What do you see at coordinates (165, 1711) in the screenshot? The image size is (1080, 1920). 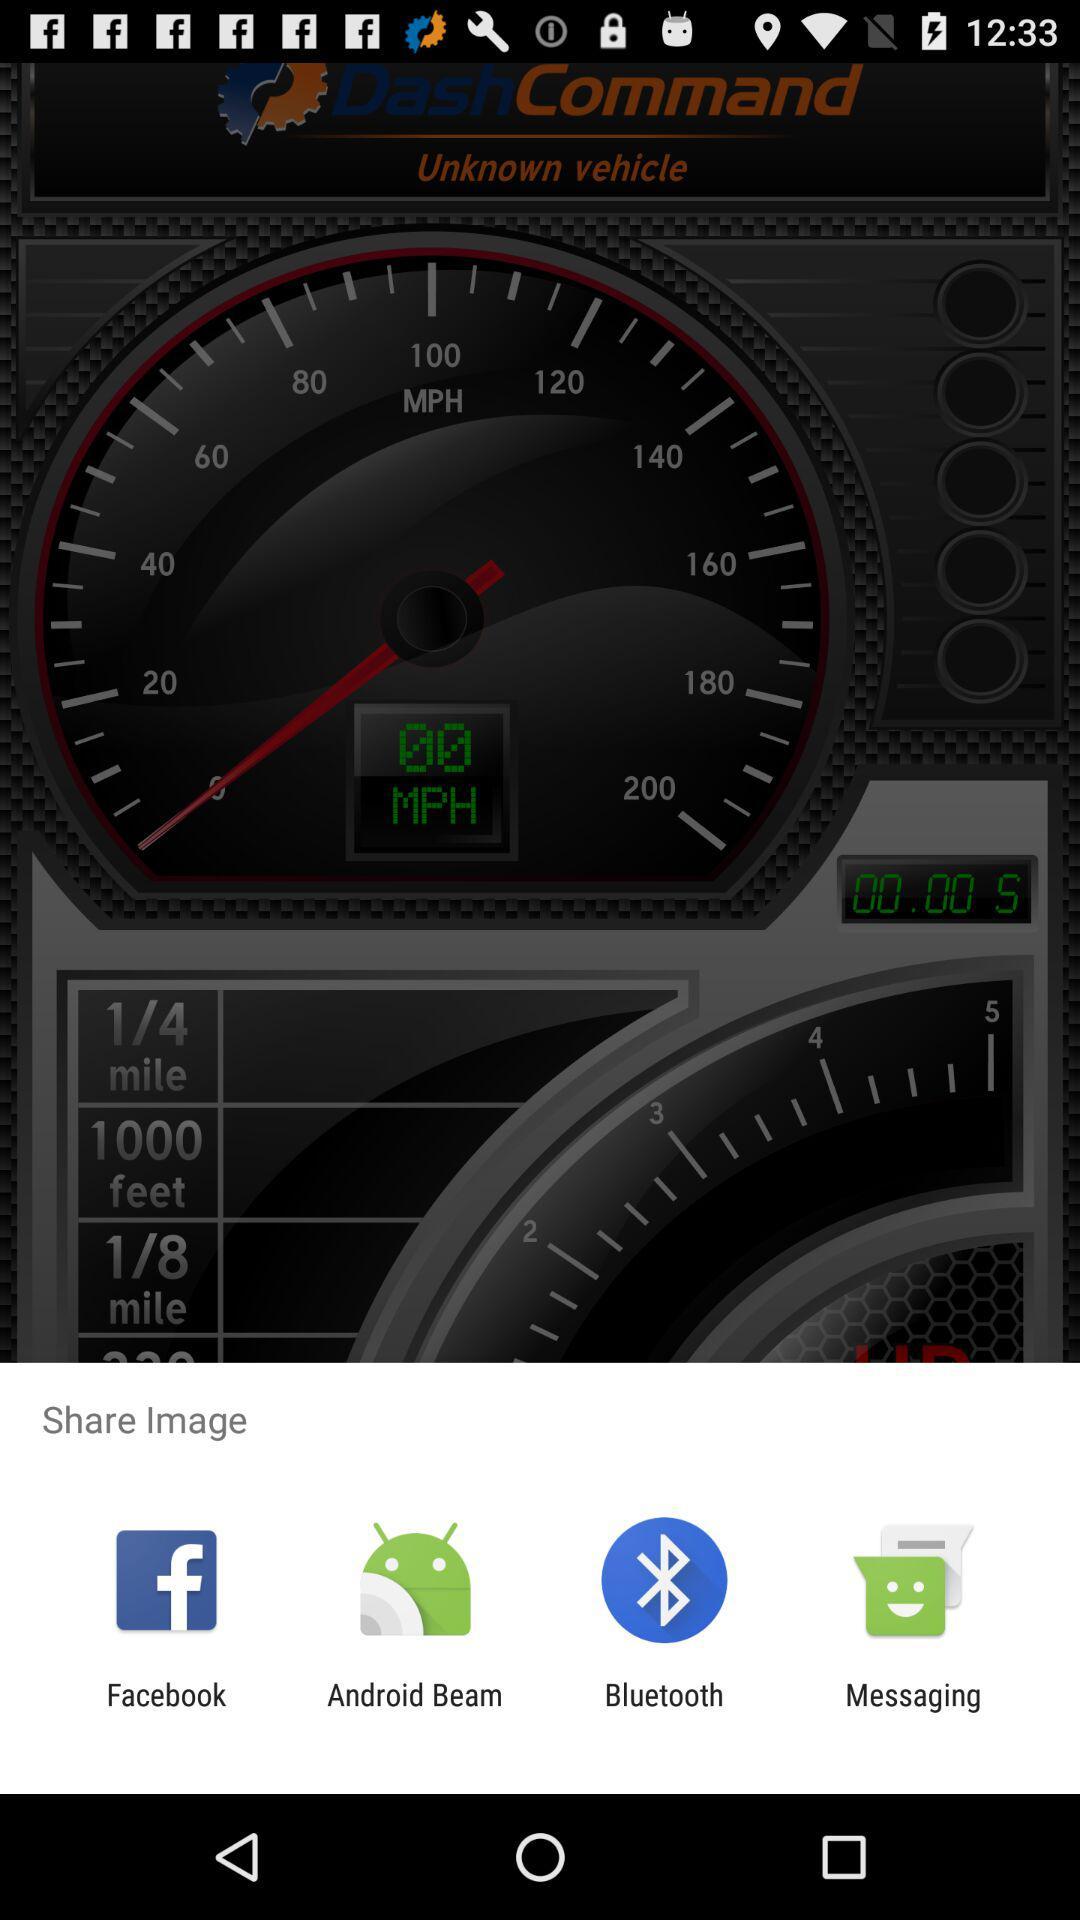 I see `the facebook item` at bounding box center [165, 1711].